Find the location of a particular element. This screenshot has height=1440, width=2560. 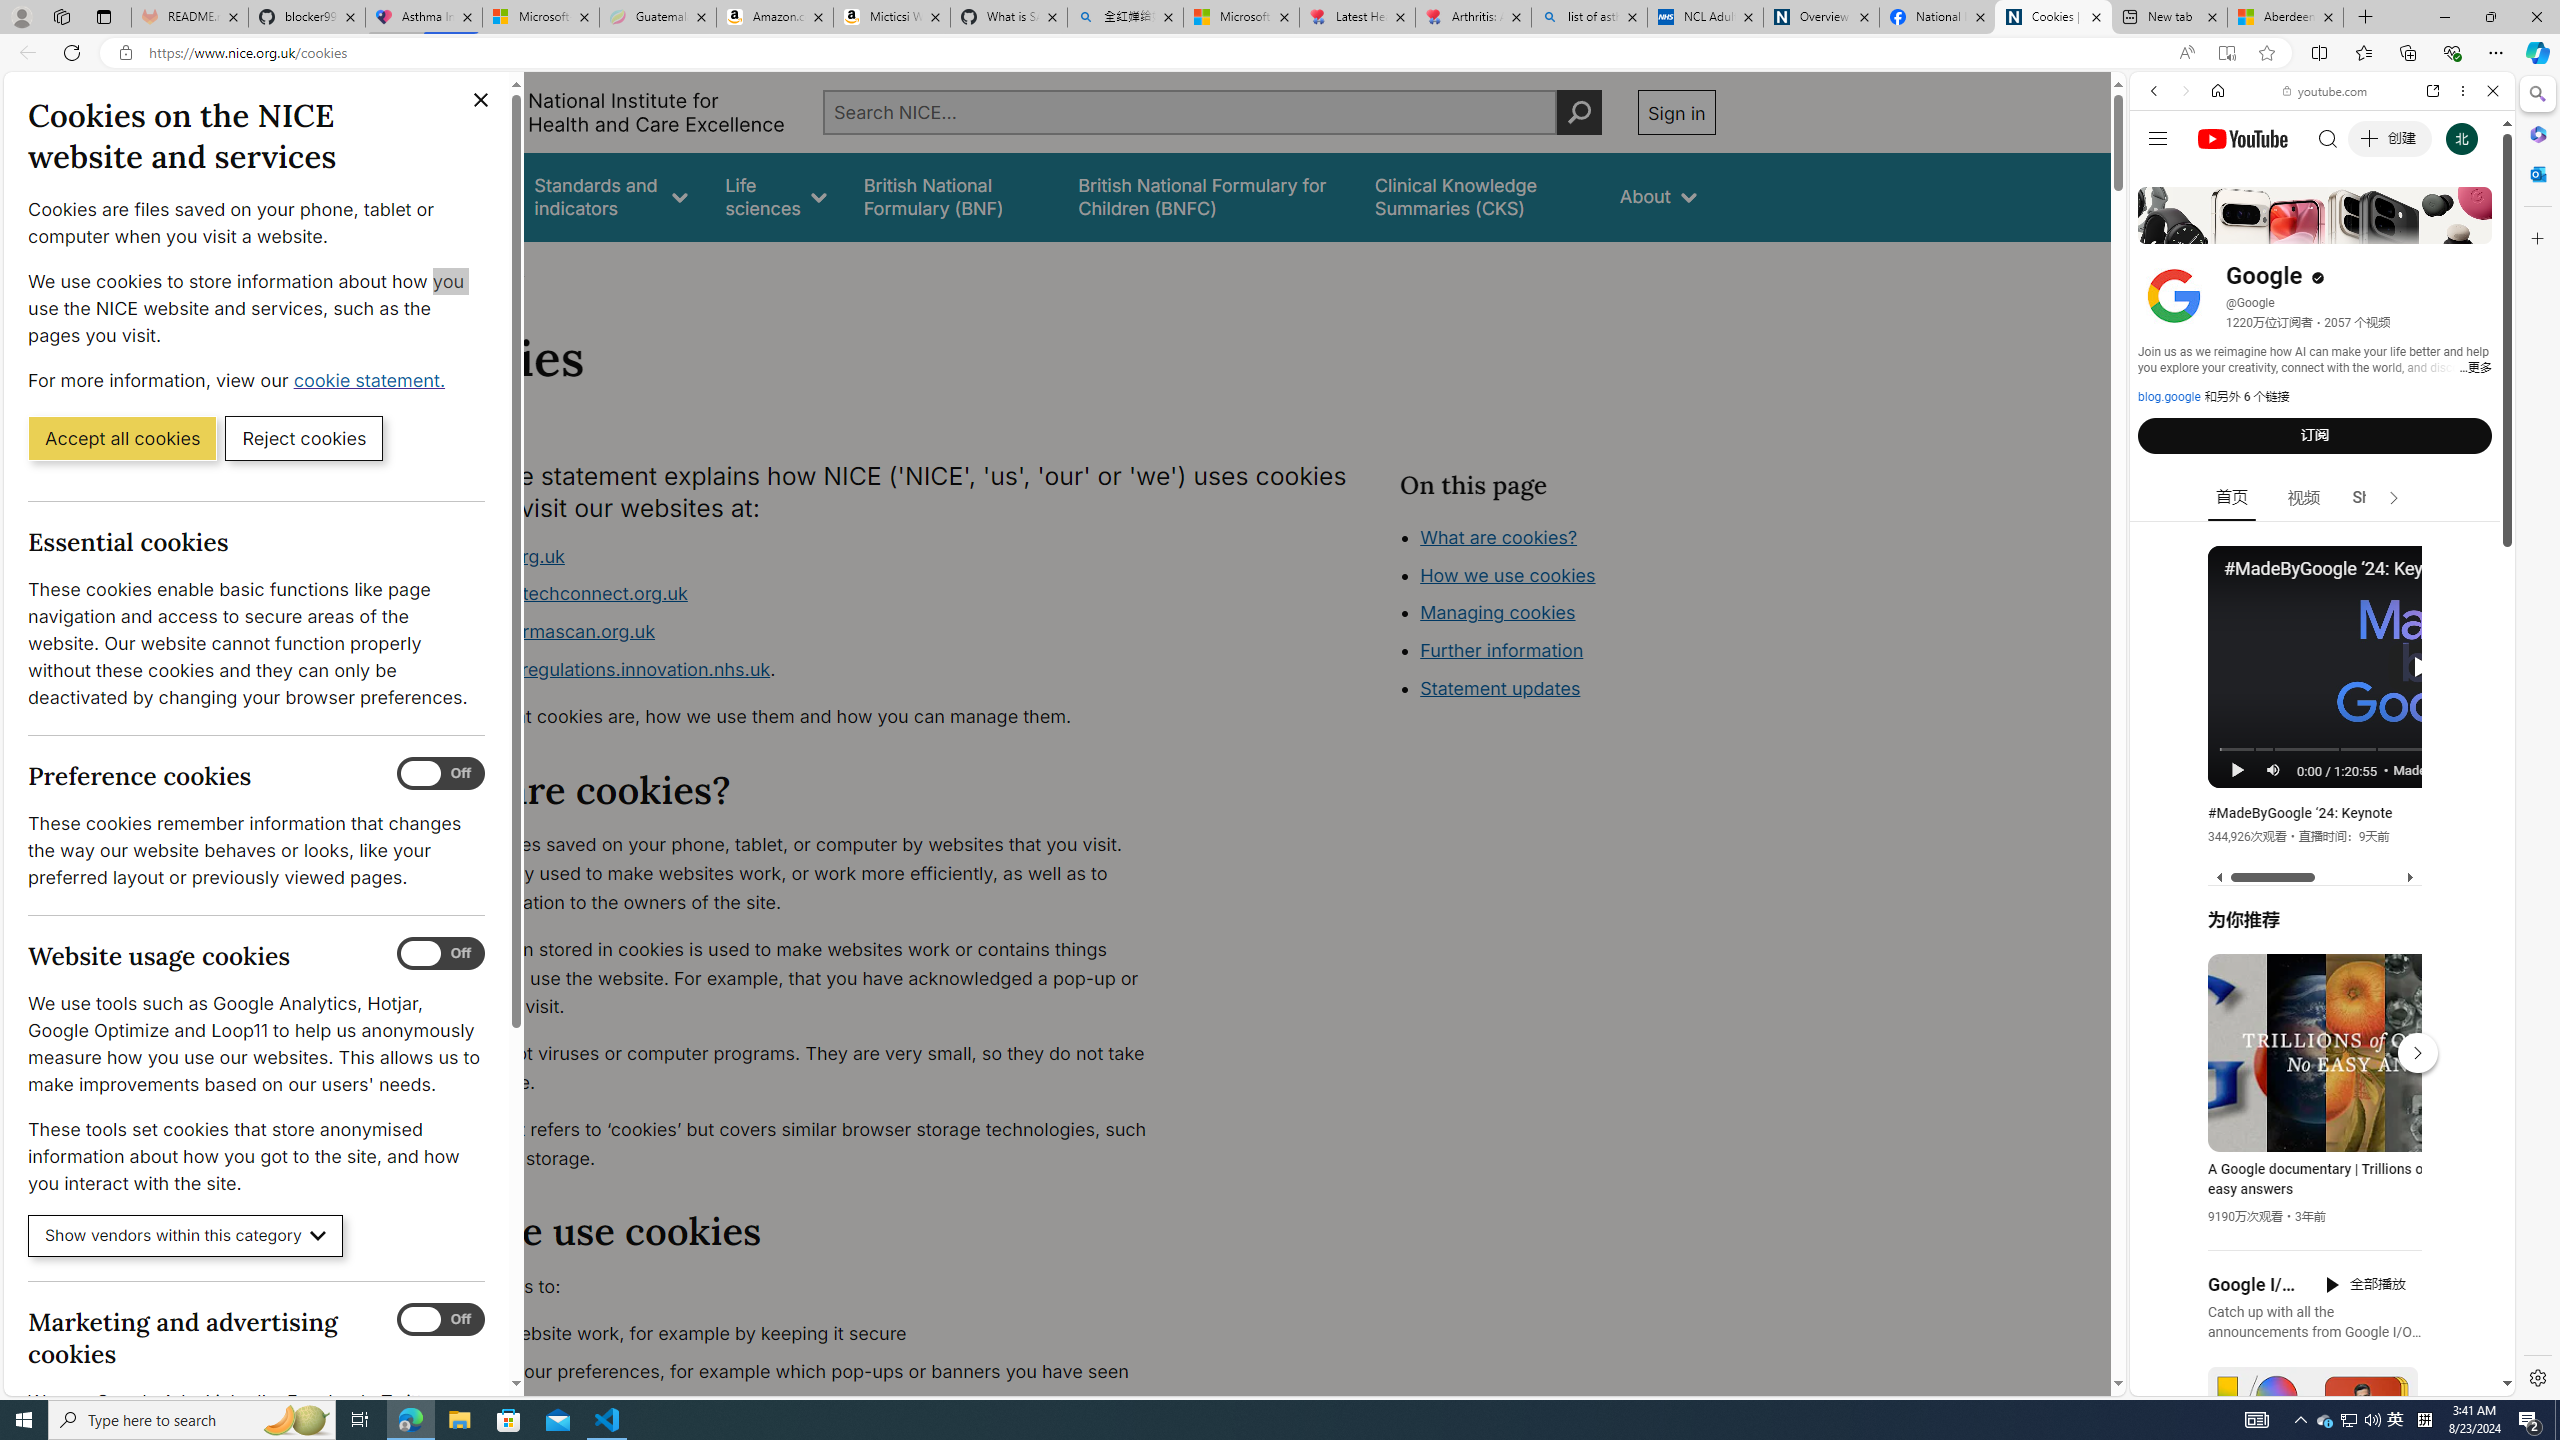

'Trailer #2 [HD]' is located at coordinates (2320, 591).